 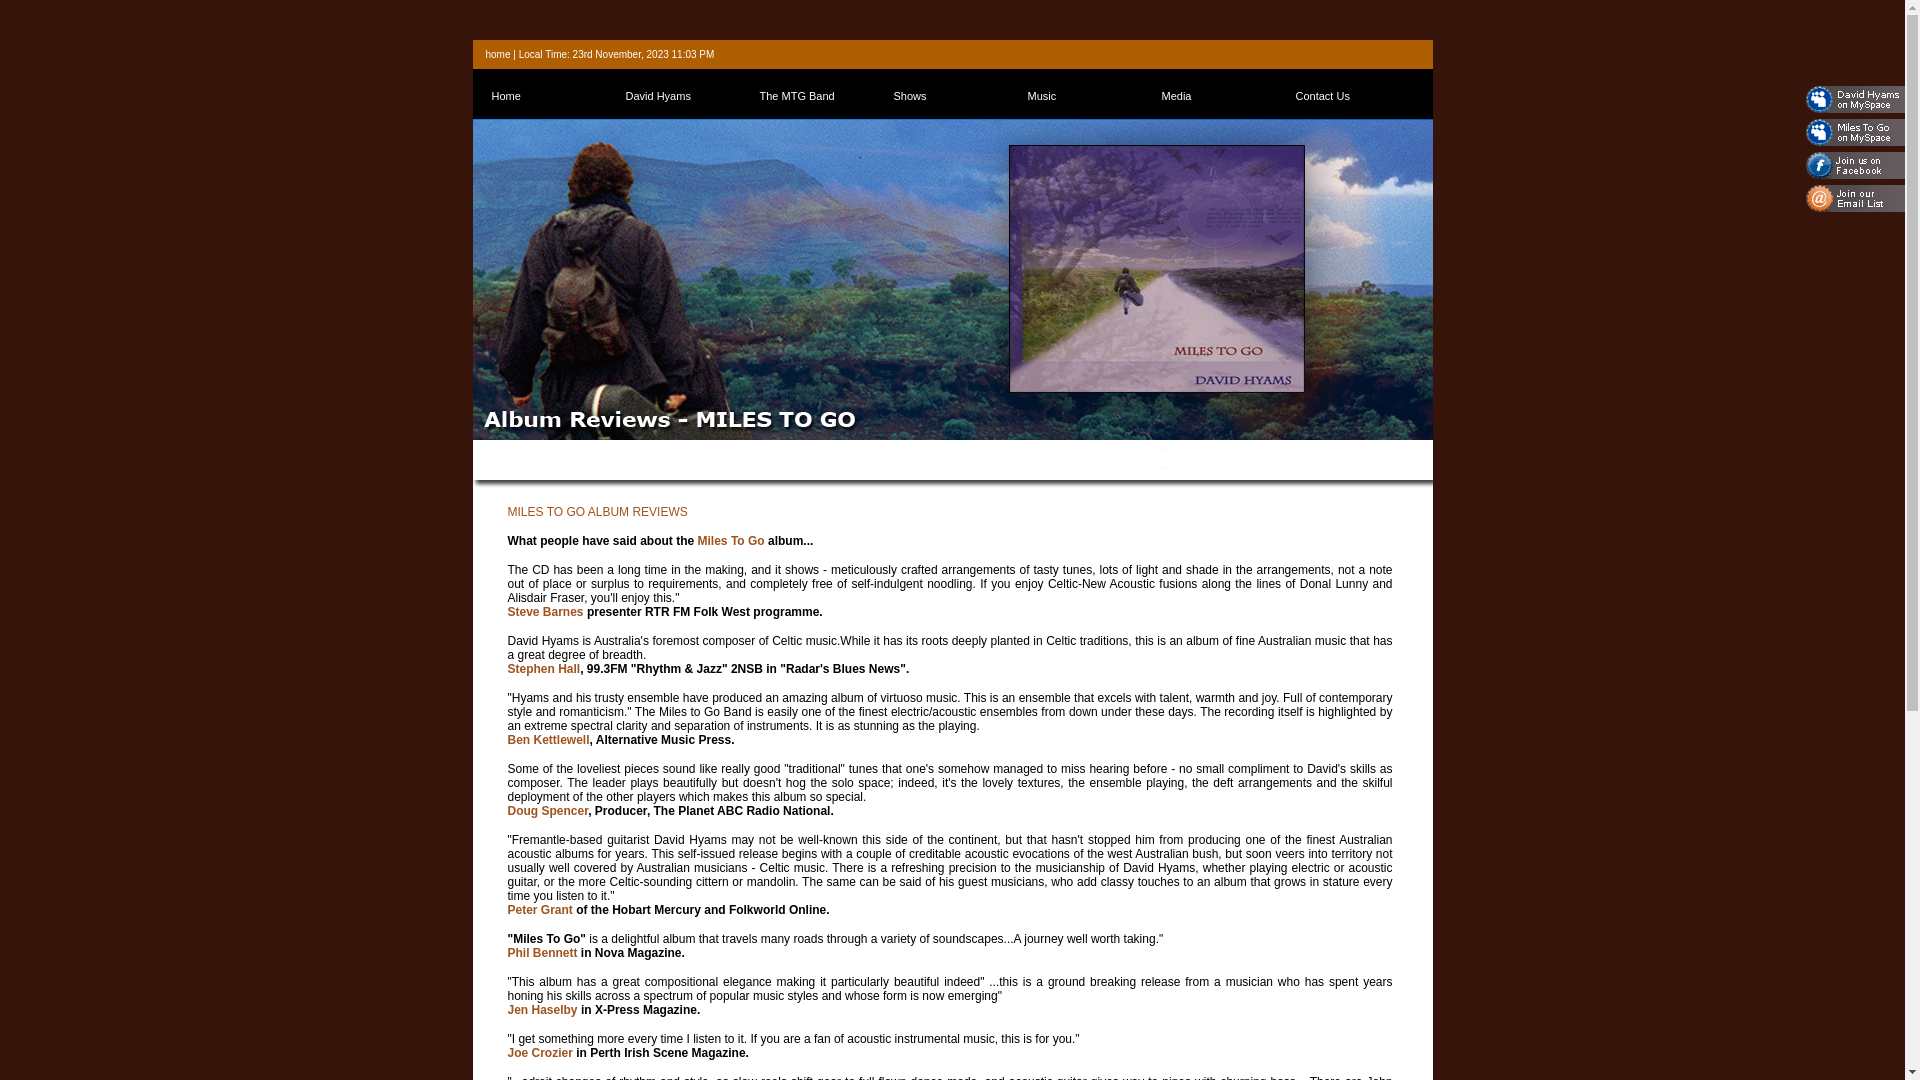 I want to click on 'home', so click(x=498, y=53).